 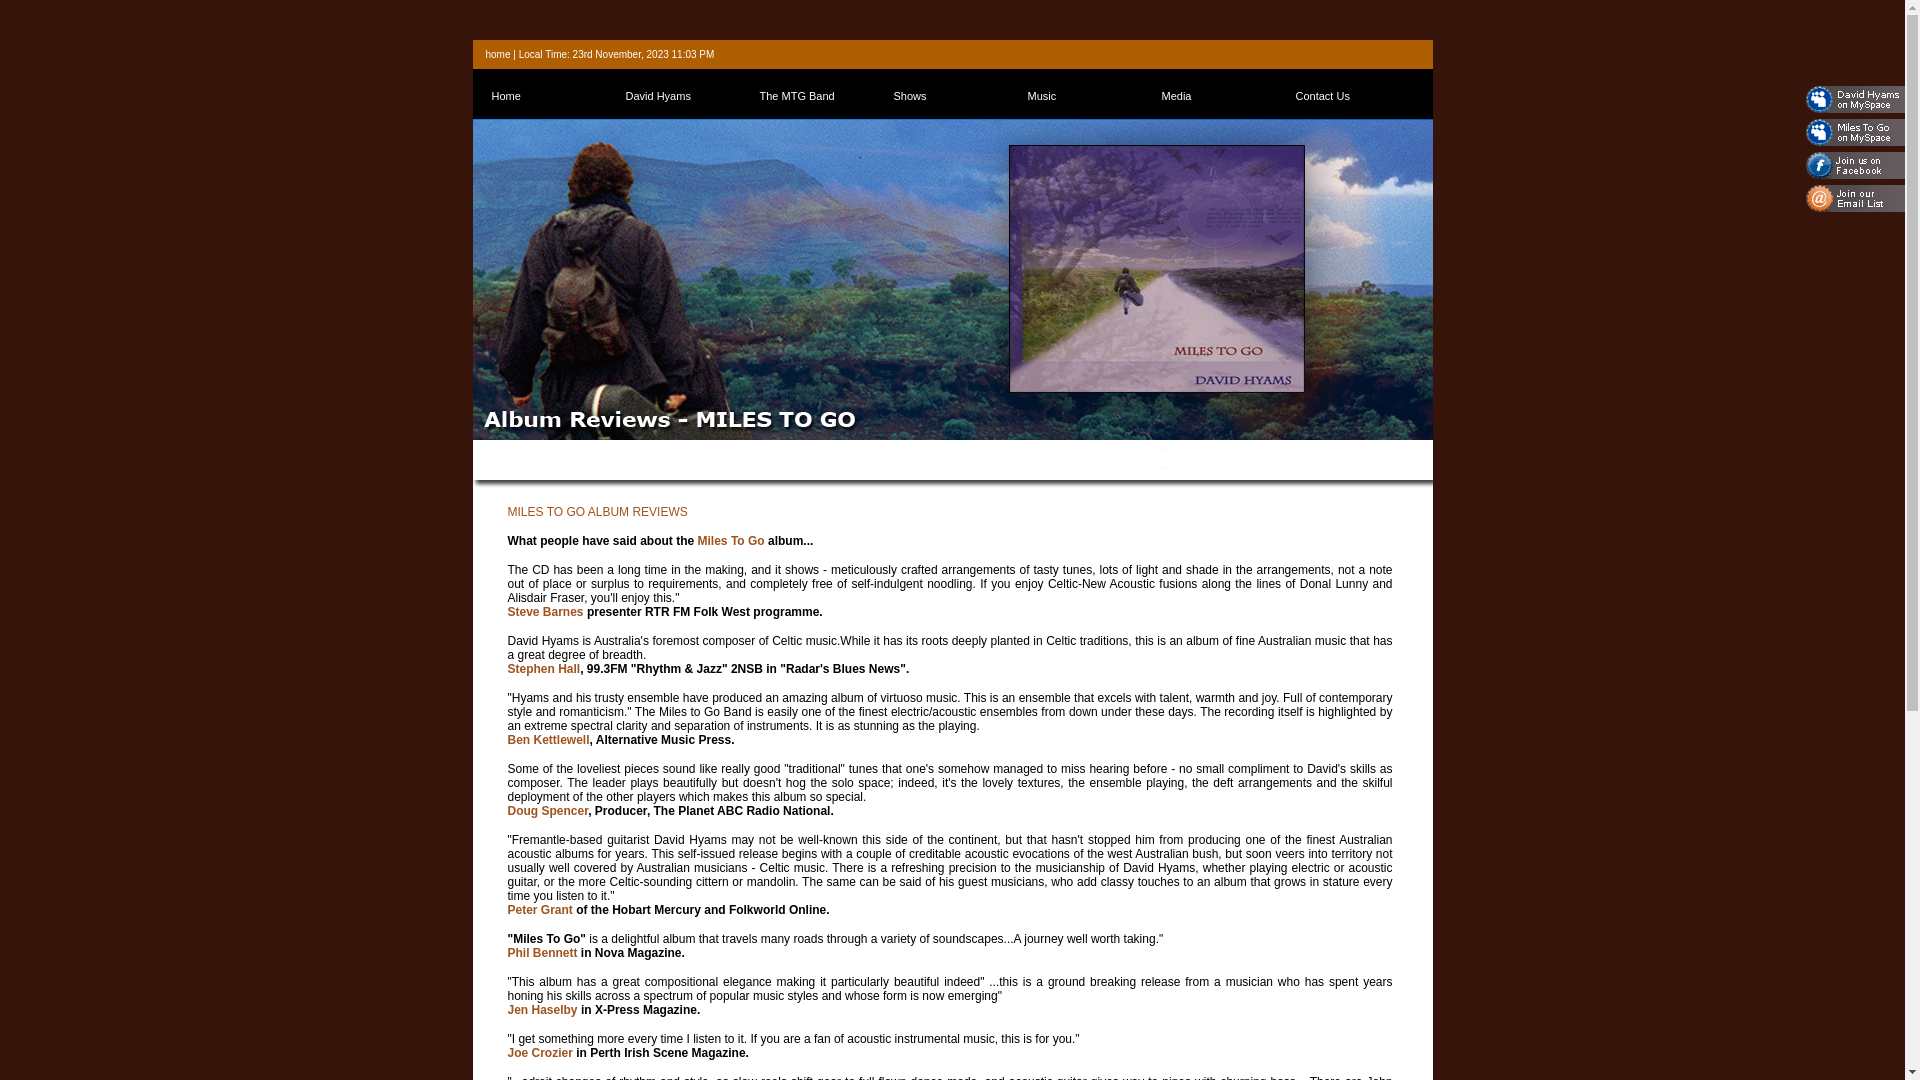 I want to click on 'home', so click(x=498, y=53).